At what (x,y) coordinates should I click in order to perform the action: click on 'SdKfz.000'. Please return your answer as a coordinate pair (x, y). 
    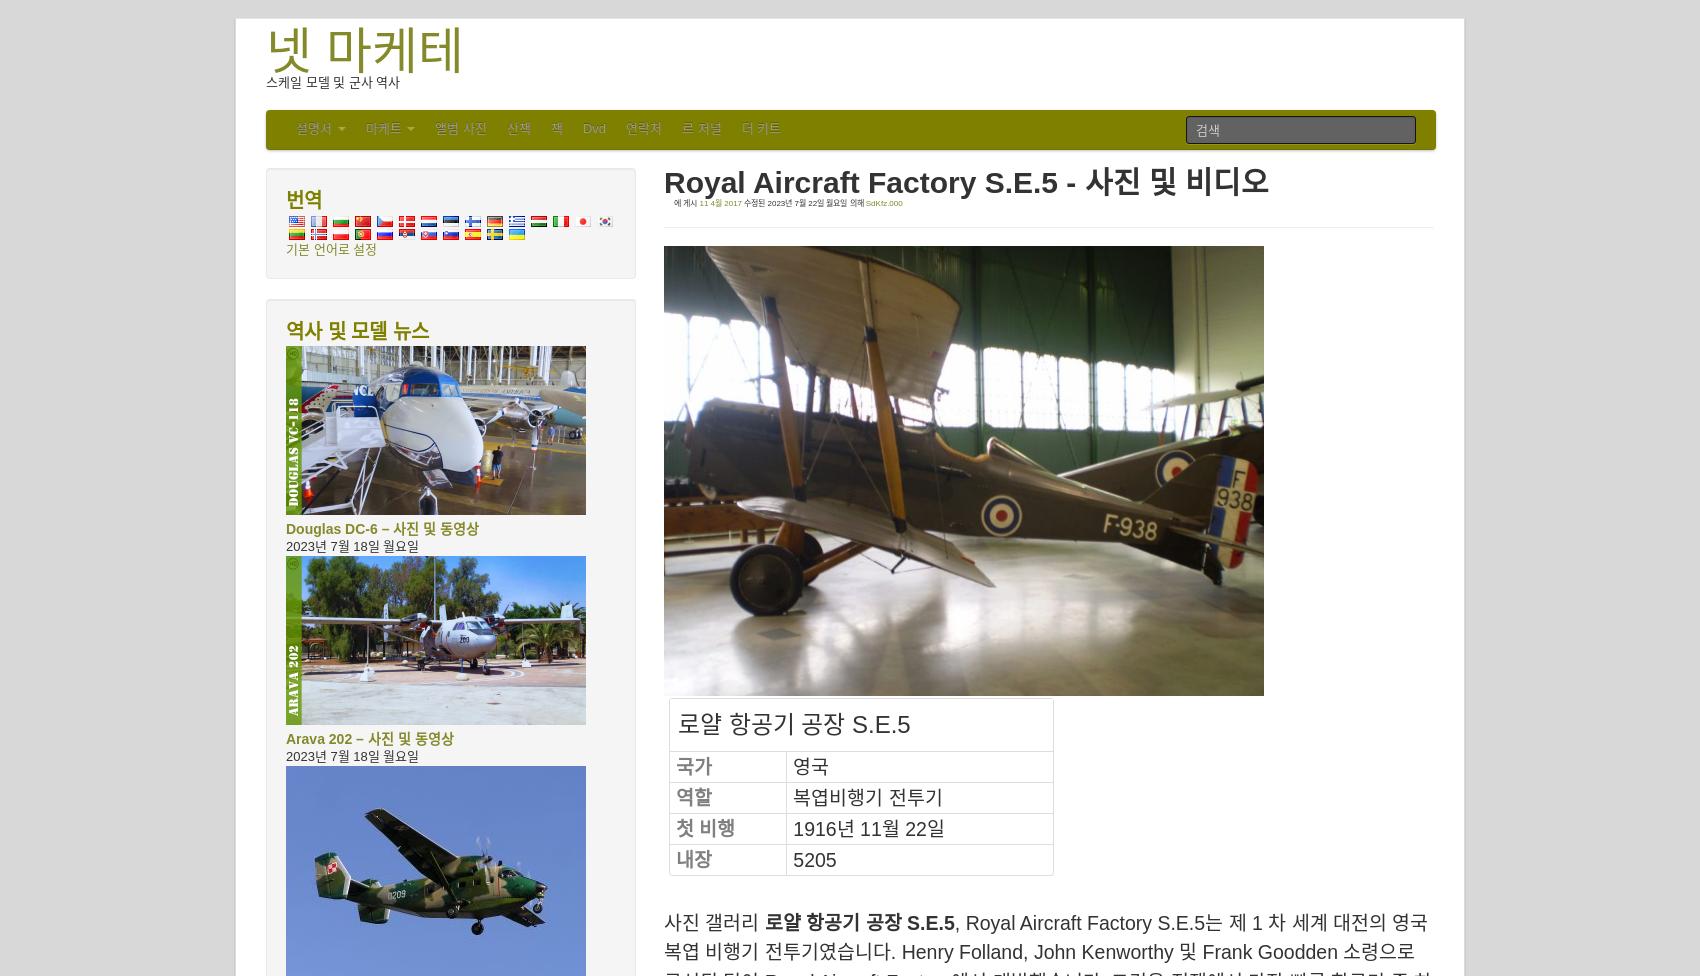
    Looking at the image, I should click on (883, 202).